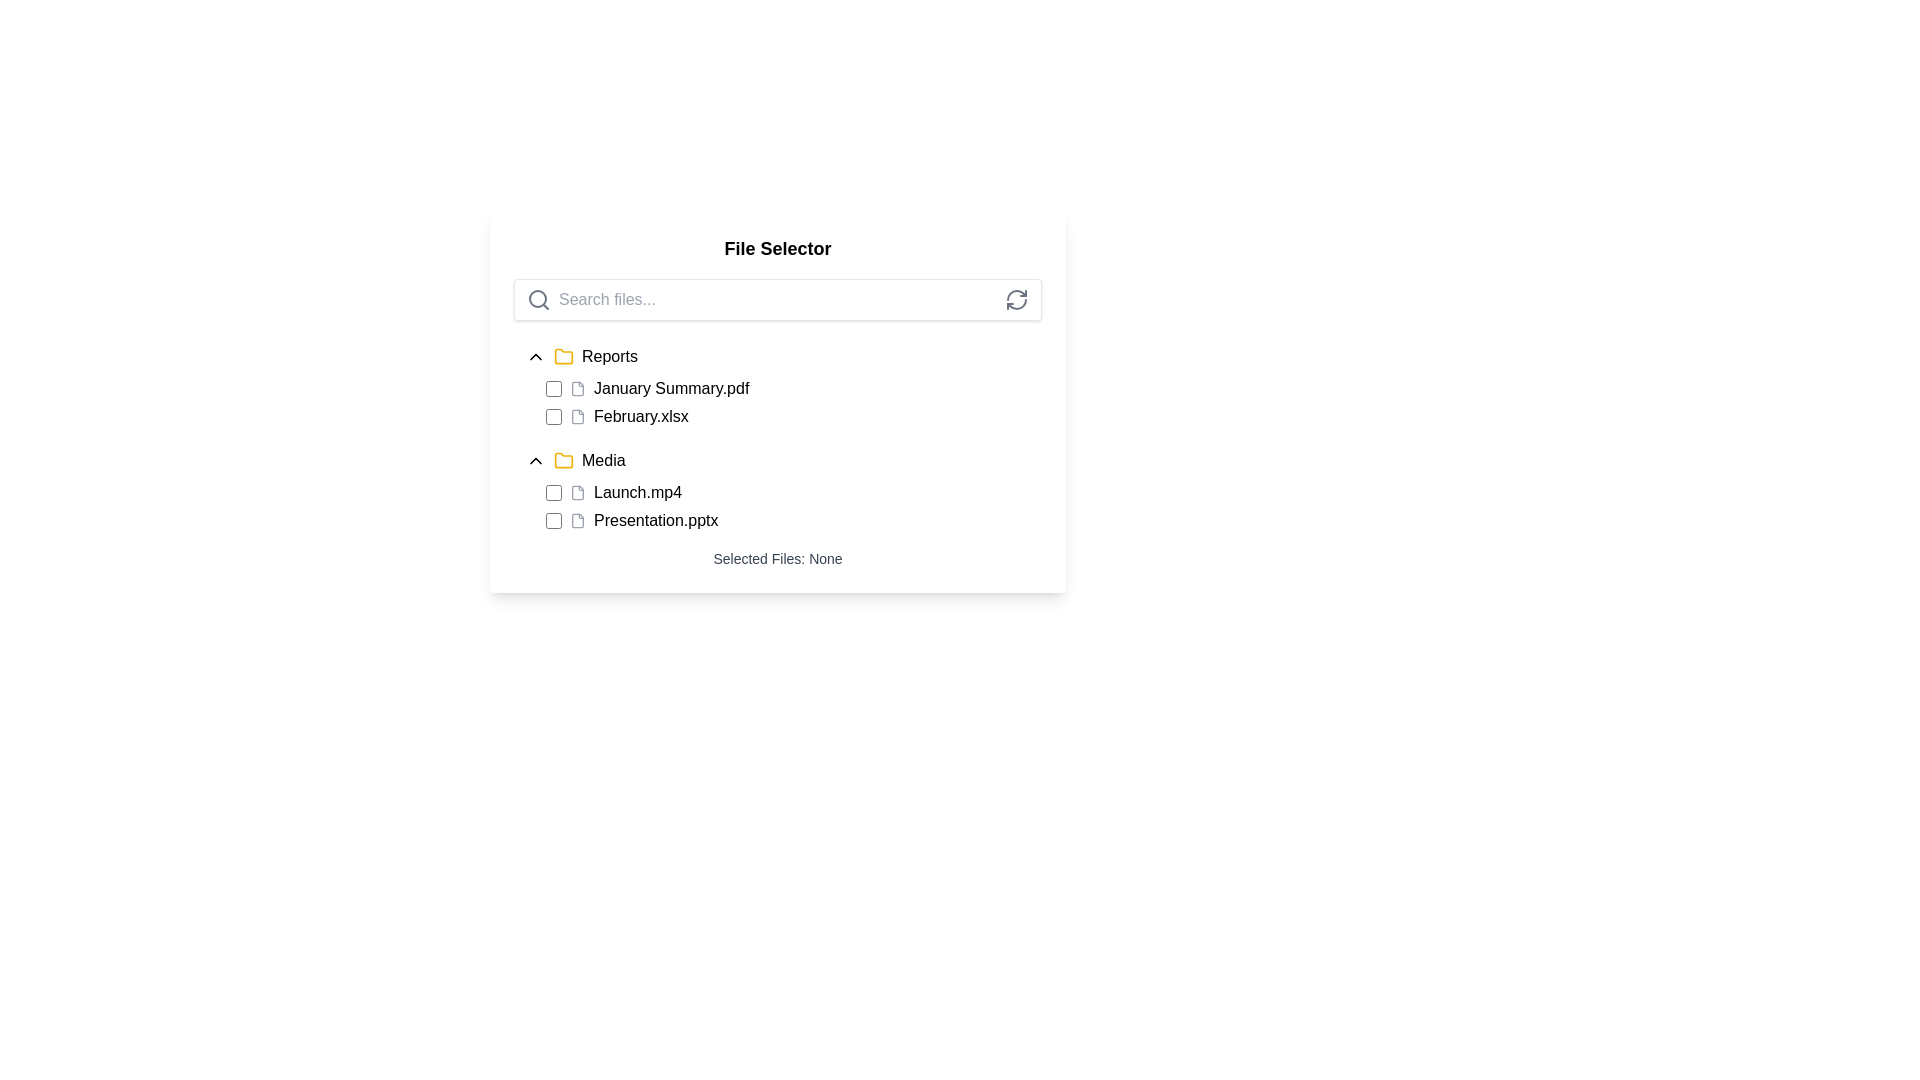 The image size is (1920, 1080). I want to click on the checkbox for the file 'Presentation.pptx', so click(553, 519).